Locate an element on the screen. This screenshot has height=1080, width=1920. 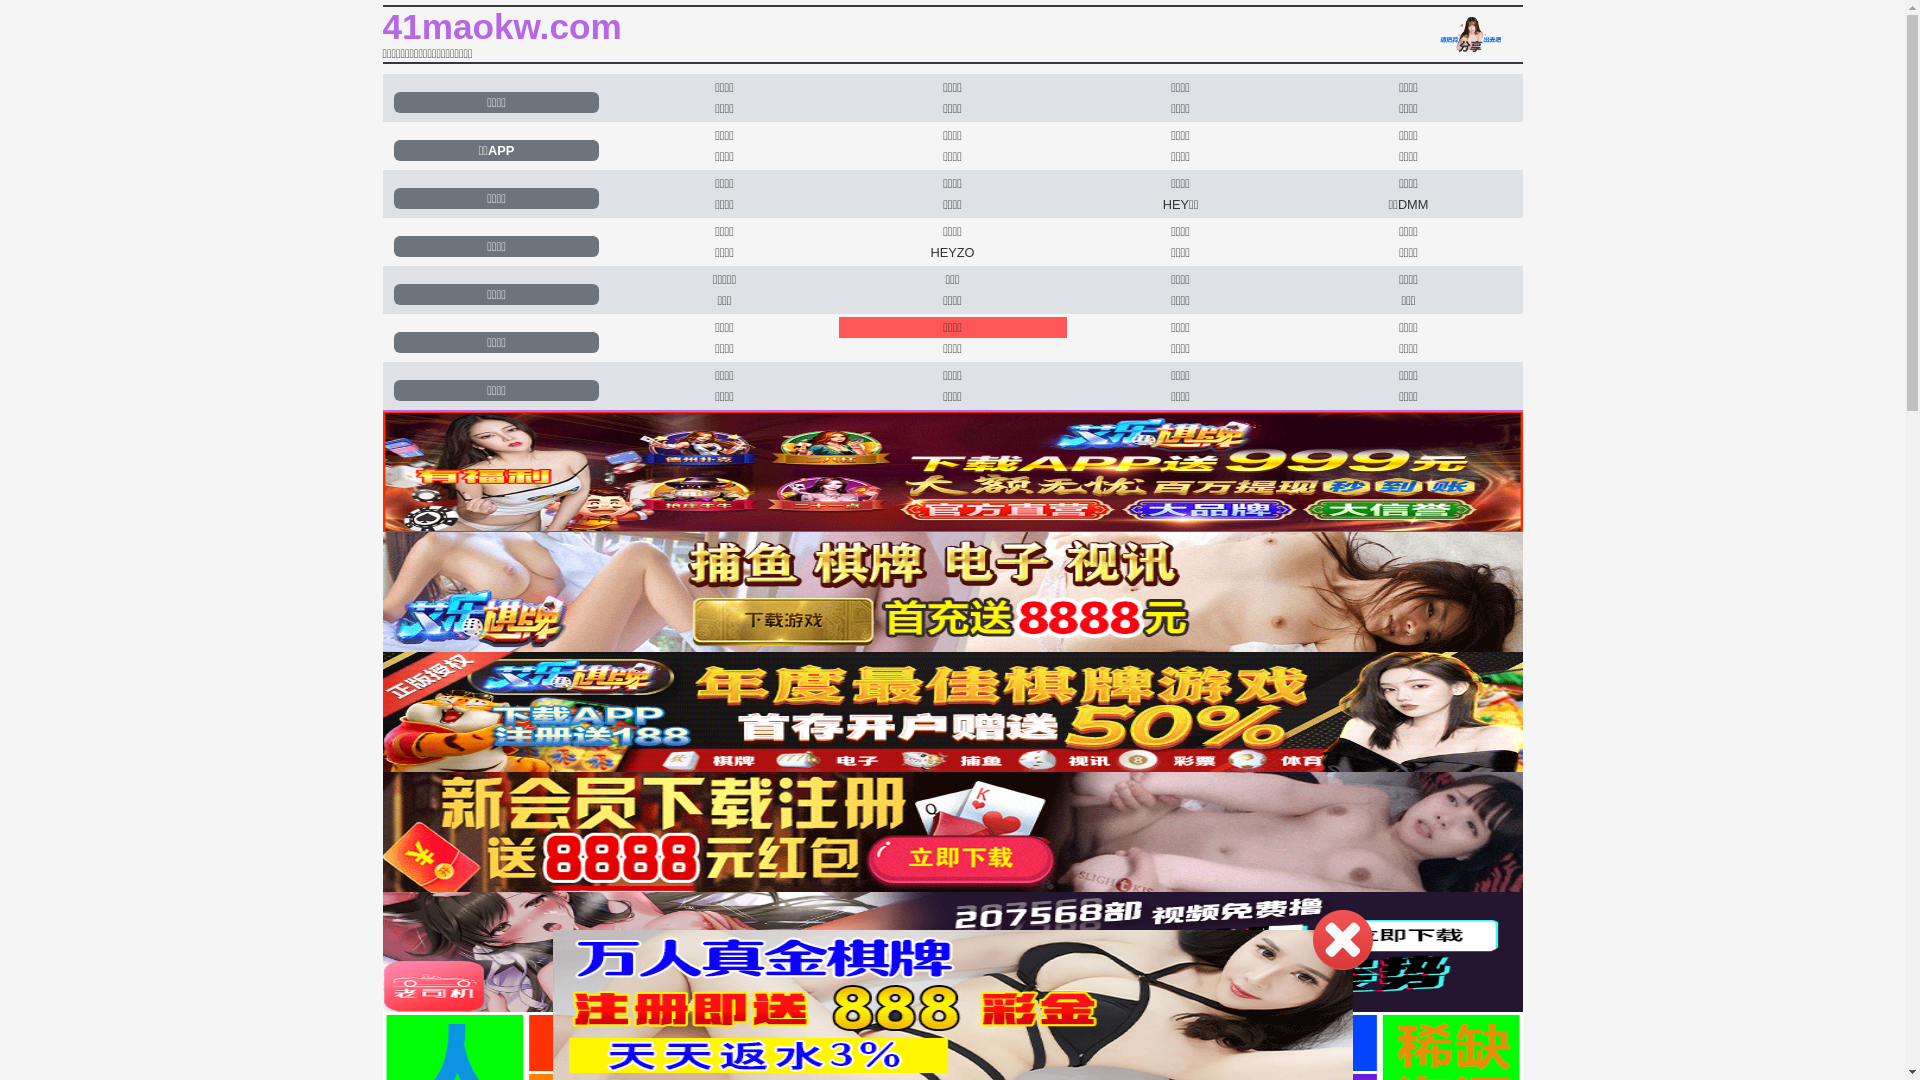
'HEYZO' is located at coordinates (951, 251).